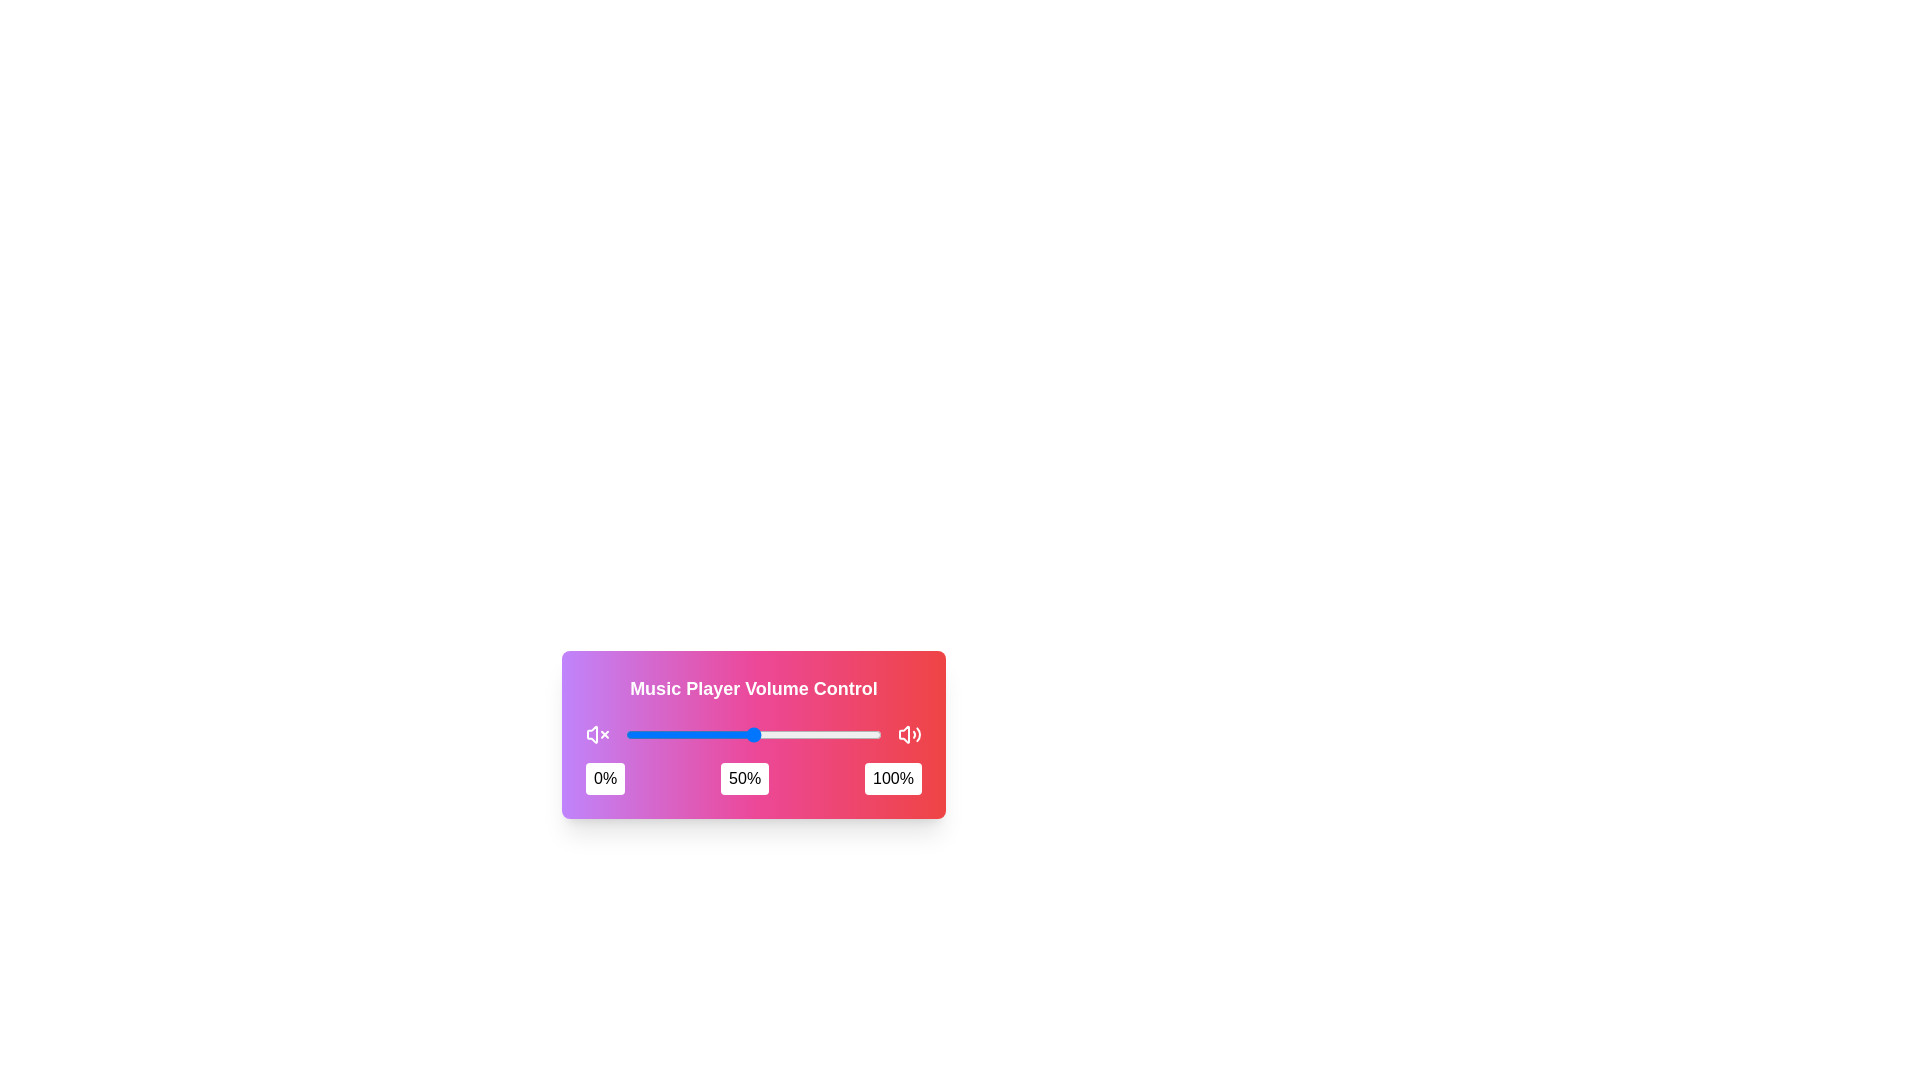  I want to click on the slider to set the volume to 4%, so click(635, 735).